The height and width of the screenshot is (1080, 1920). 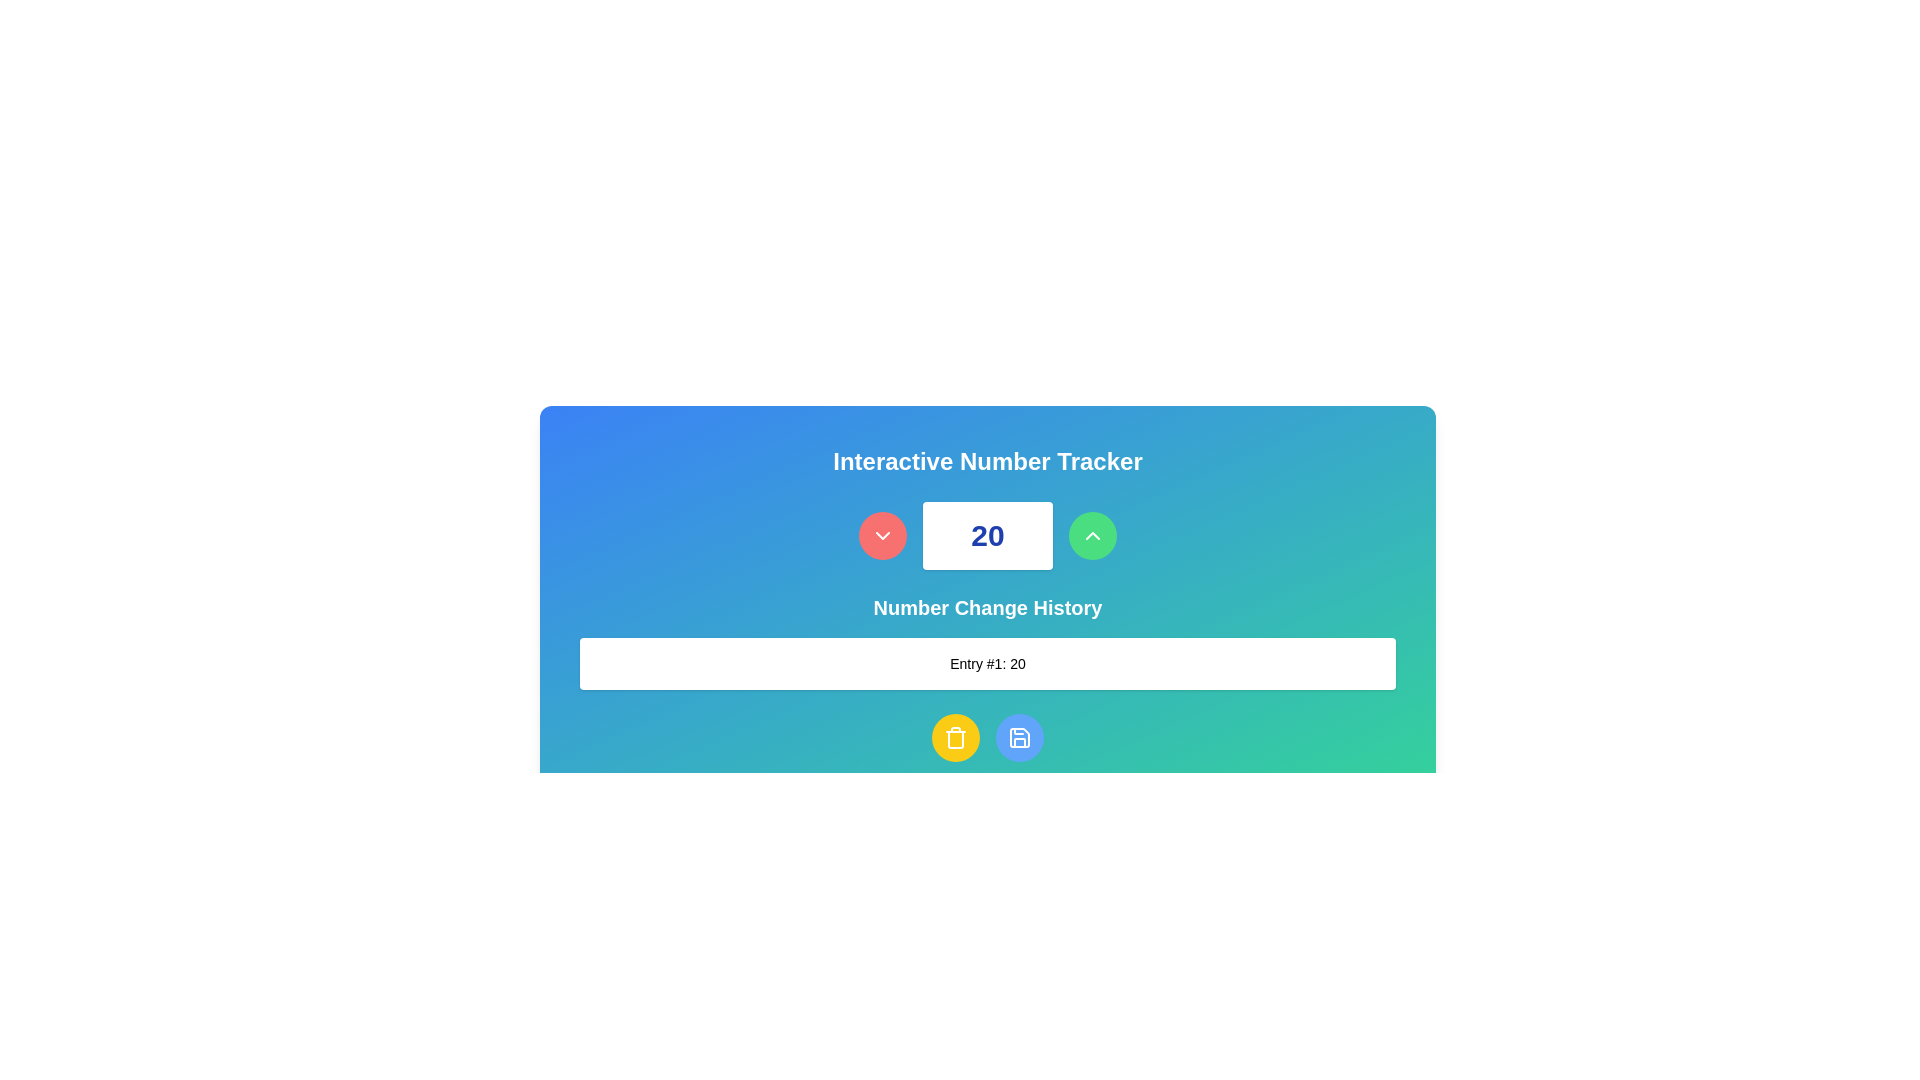 What do you see at coordinates (882, 535) in the screenshot?
I see `the red circular button with a white downward-facing chevron icon to decrease the number displayed in the adjacent box` at bounding box center [882, 535].